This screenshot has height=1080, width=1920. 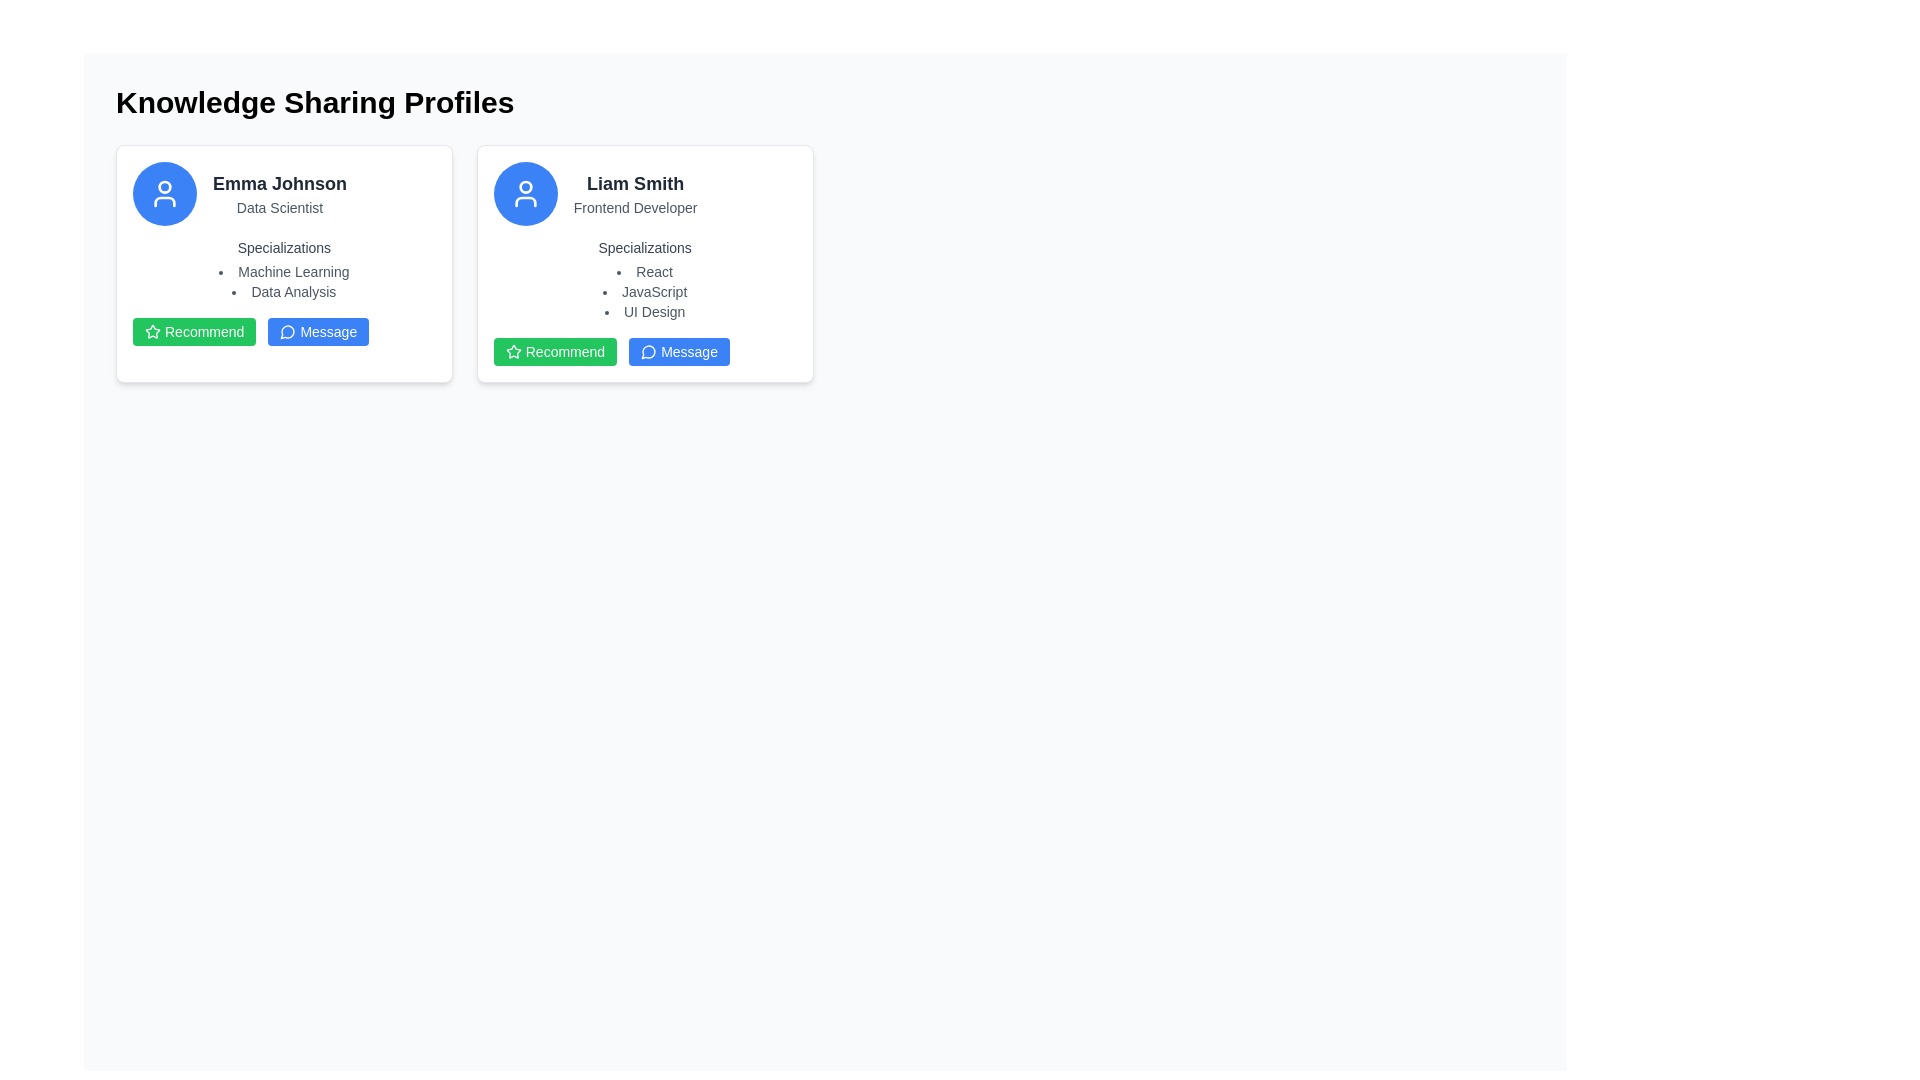 I want to click on the 'Message' button, which is styled with a blue rectangular background and contains white text and an icon resembling a speech bubble, located in the bottom-right corner of the 'Liam Smith' profile card, so click(x=679, y=350).